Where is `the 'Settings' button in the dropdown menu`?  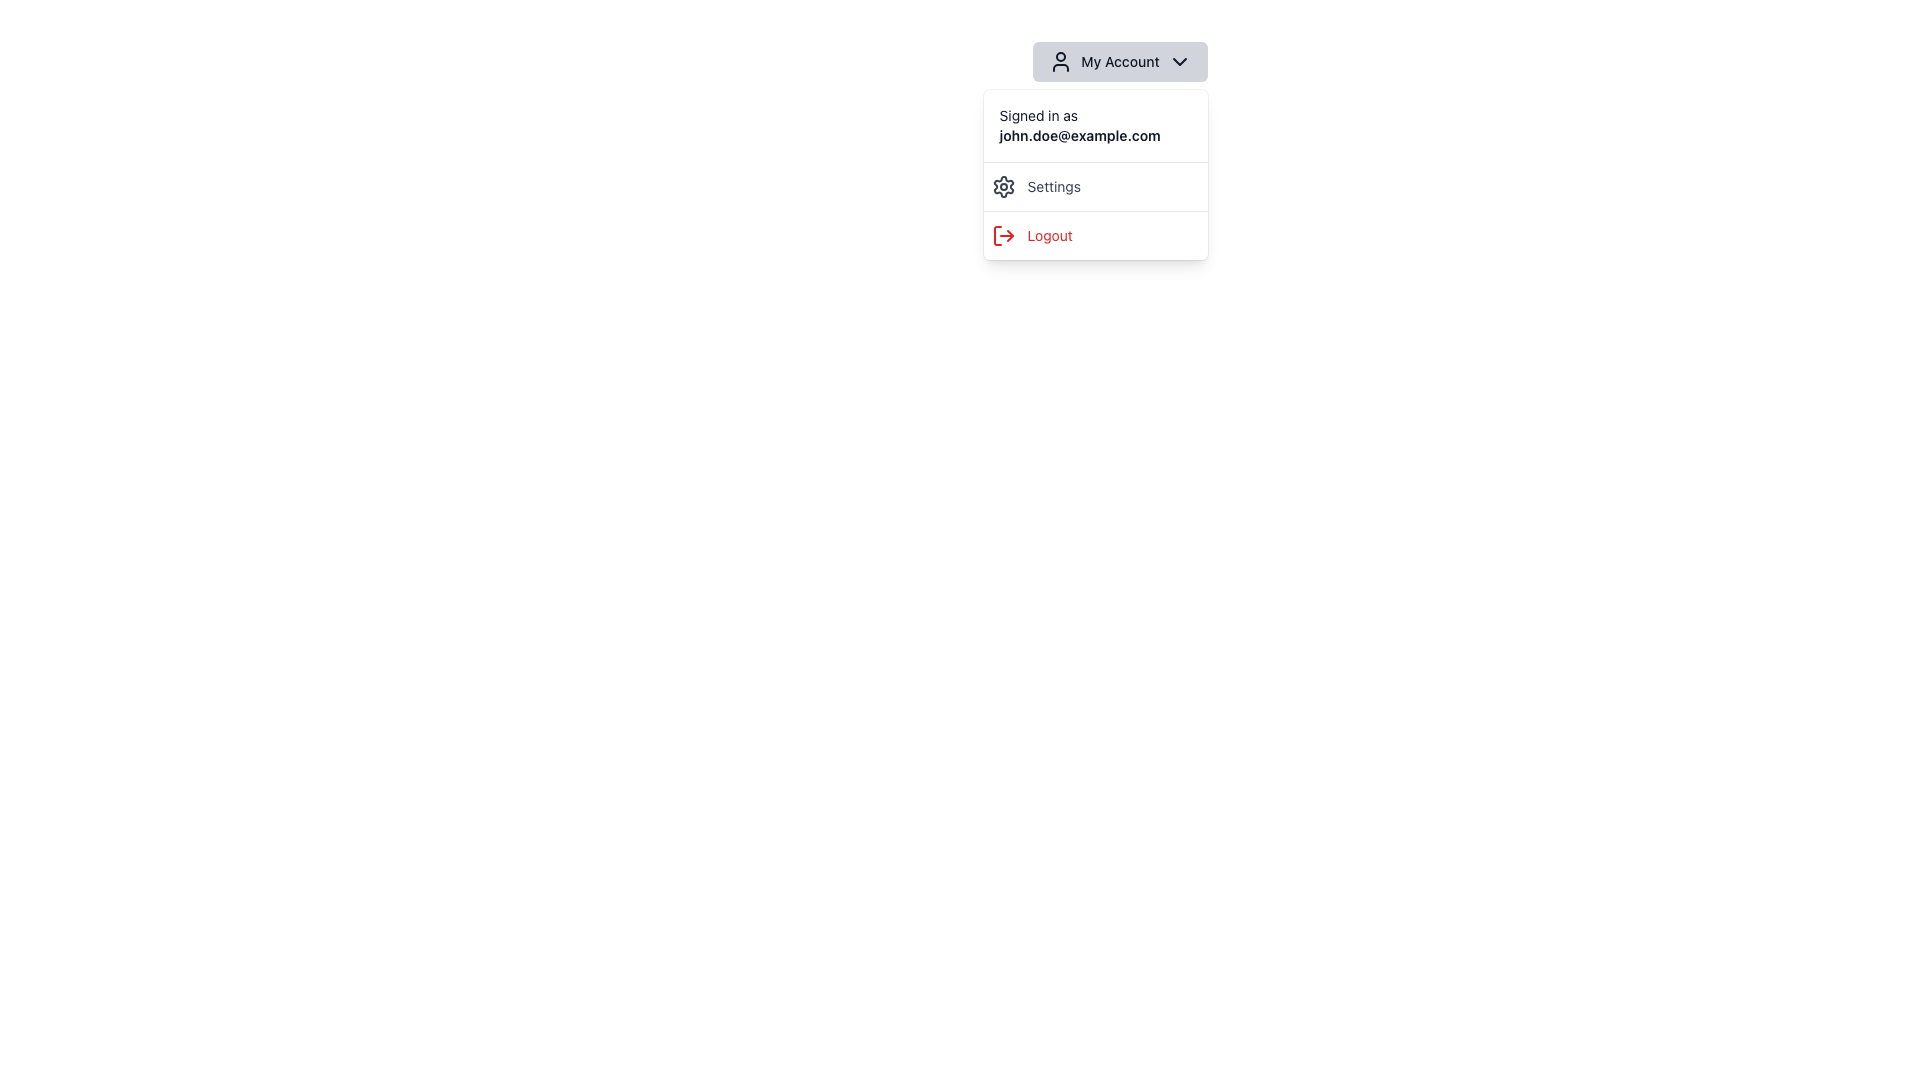 the 'Settings' button in the dropdown menu is located at coordinates (1094, 186).